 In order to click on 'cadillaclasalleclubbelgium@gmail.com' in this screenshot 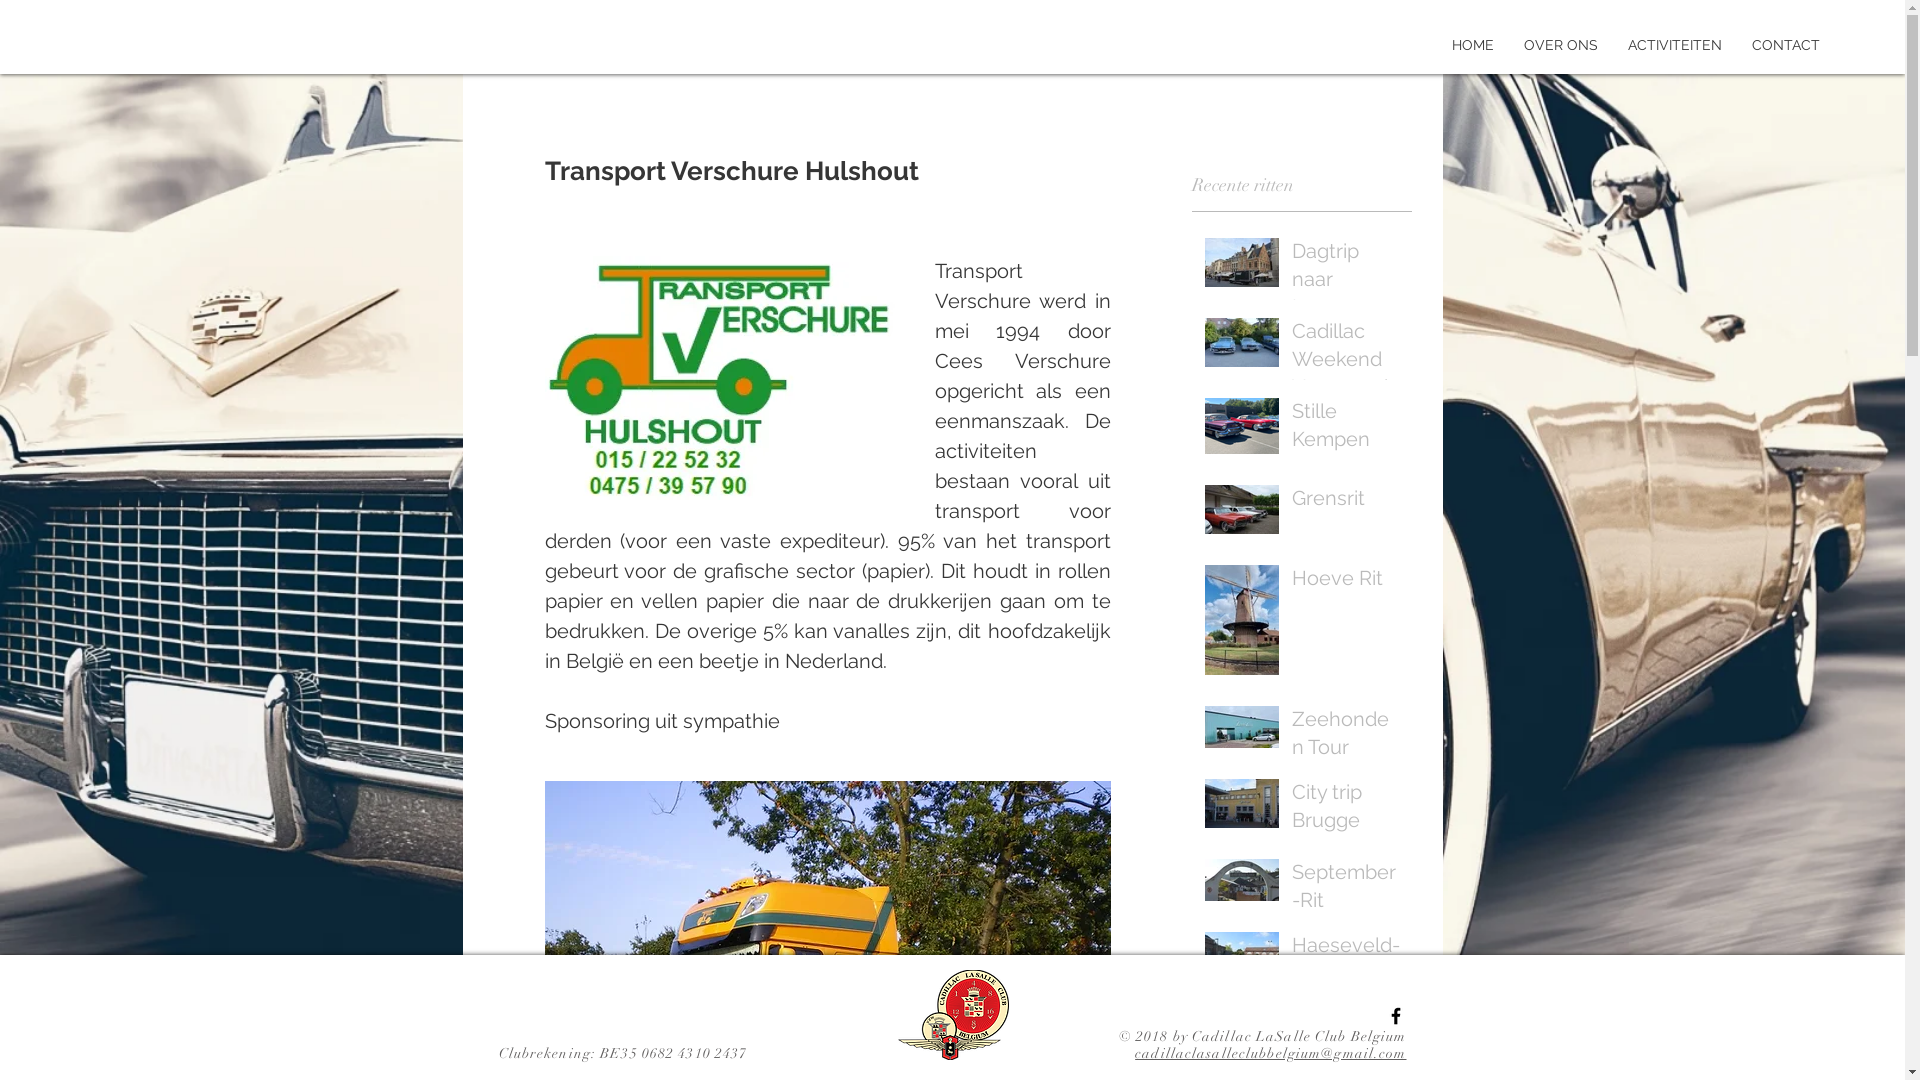, I will do `click(1269, 1052)`.